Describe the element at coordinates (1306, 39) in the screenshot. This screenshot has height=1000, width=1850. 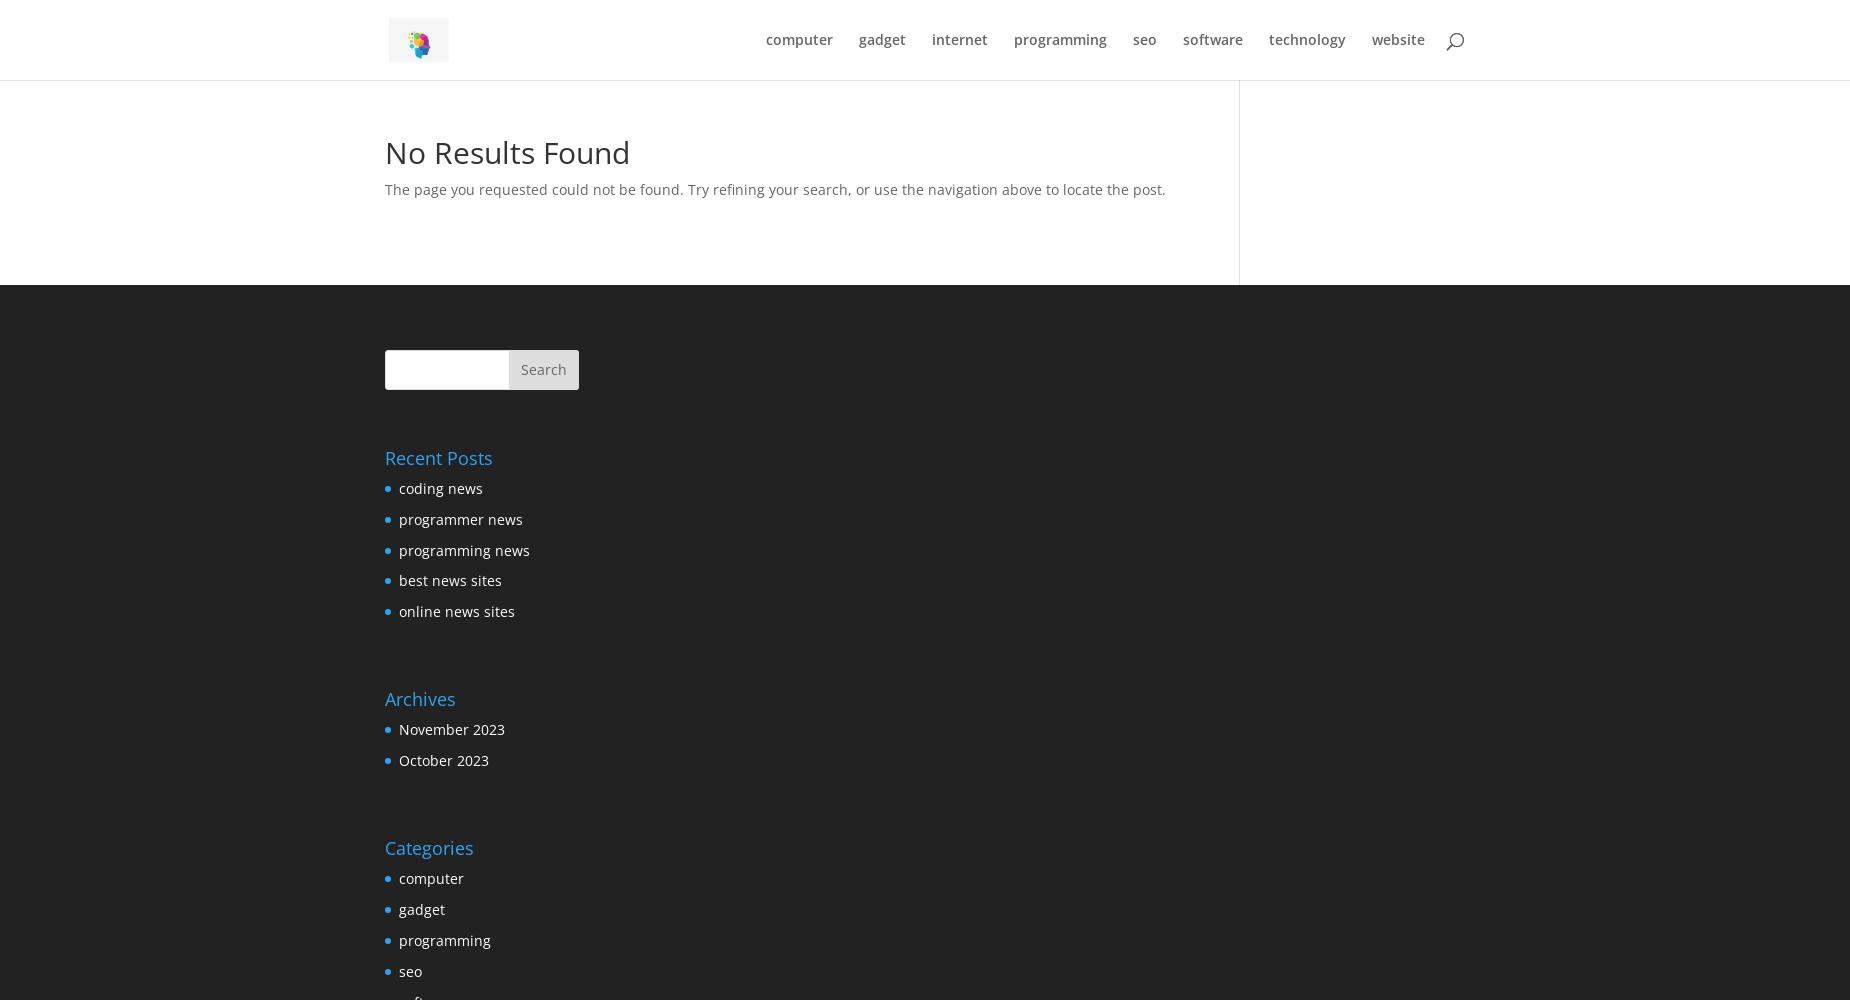
I see `'technology'` at that location.